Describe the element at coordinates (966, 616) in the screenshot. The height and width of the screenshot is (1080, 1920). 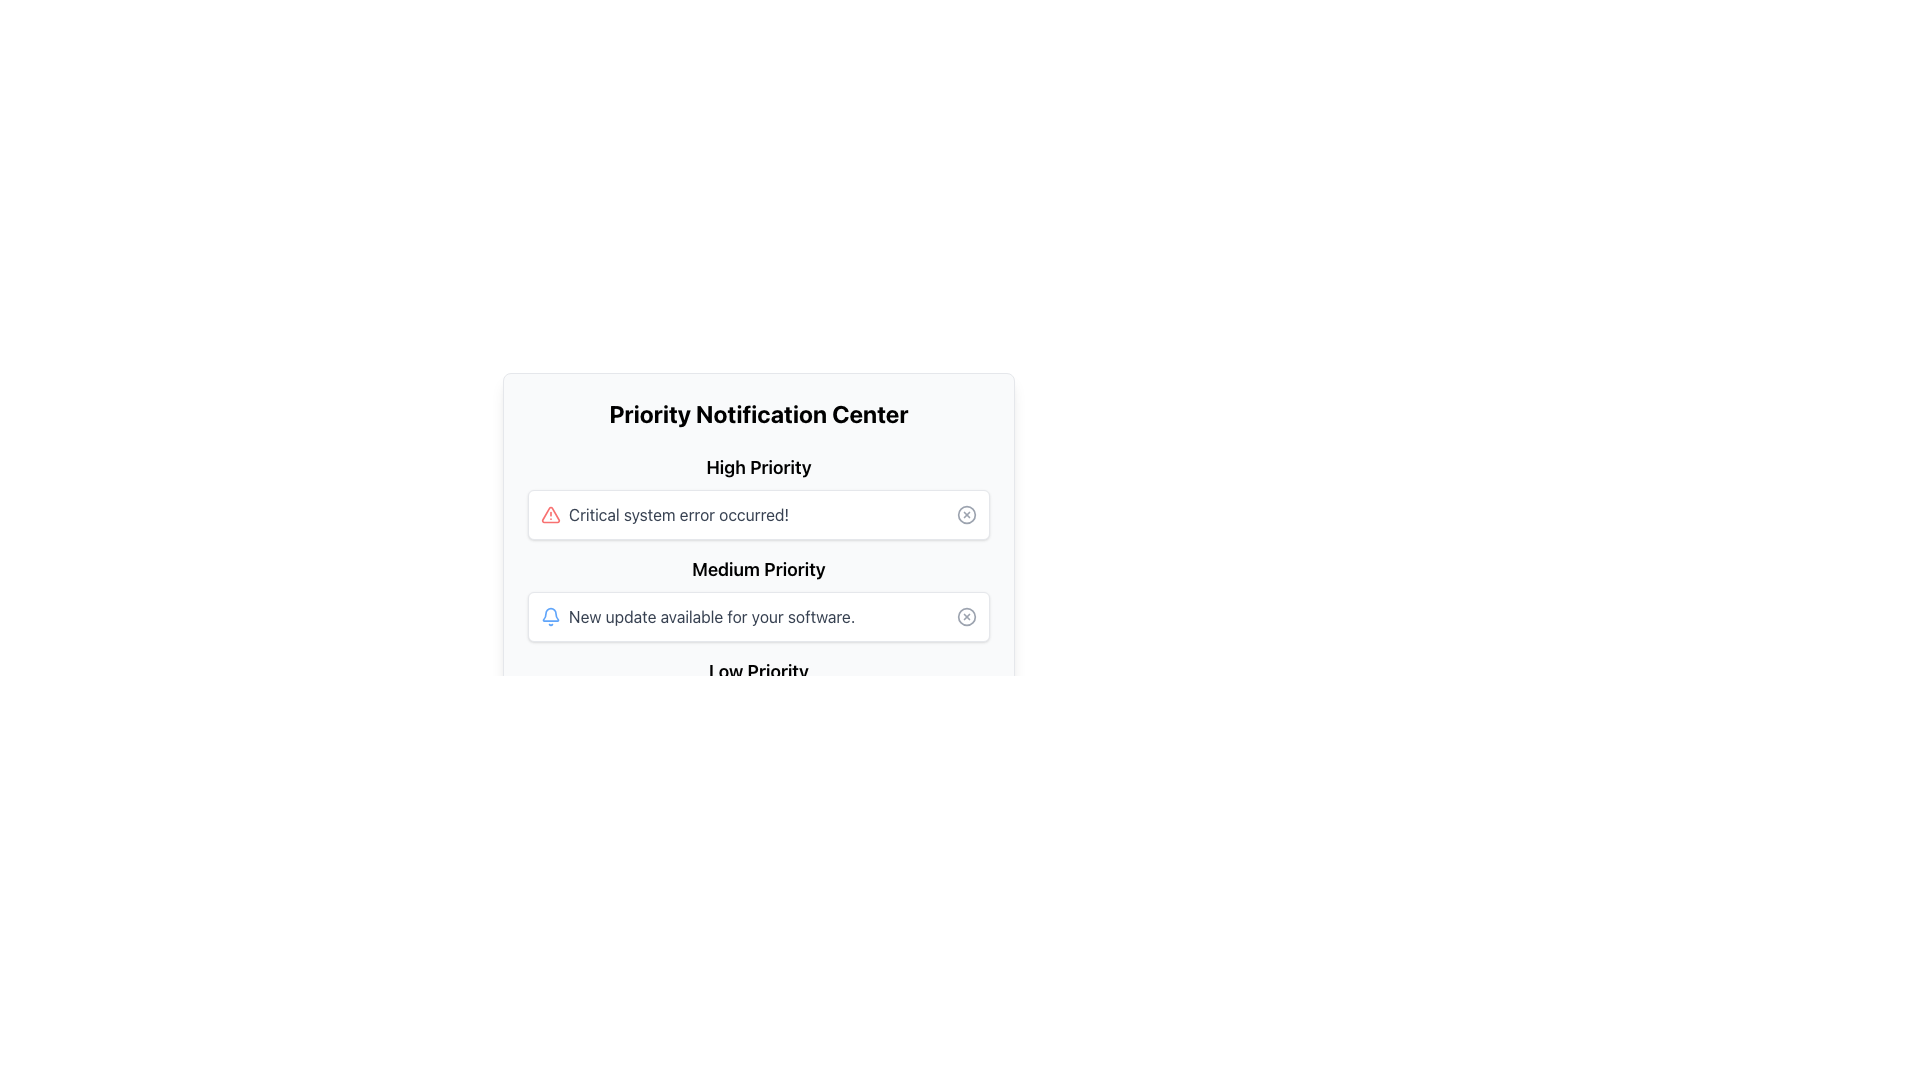
I see `the SVG Circle outlined in gray with a white fill, located next to the 'High Priority' label and part of the icon near the 'Critical system error occurred!' text` at that location.